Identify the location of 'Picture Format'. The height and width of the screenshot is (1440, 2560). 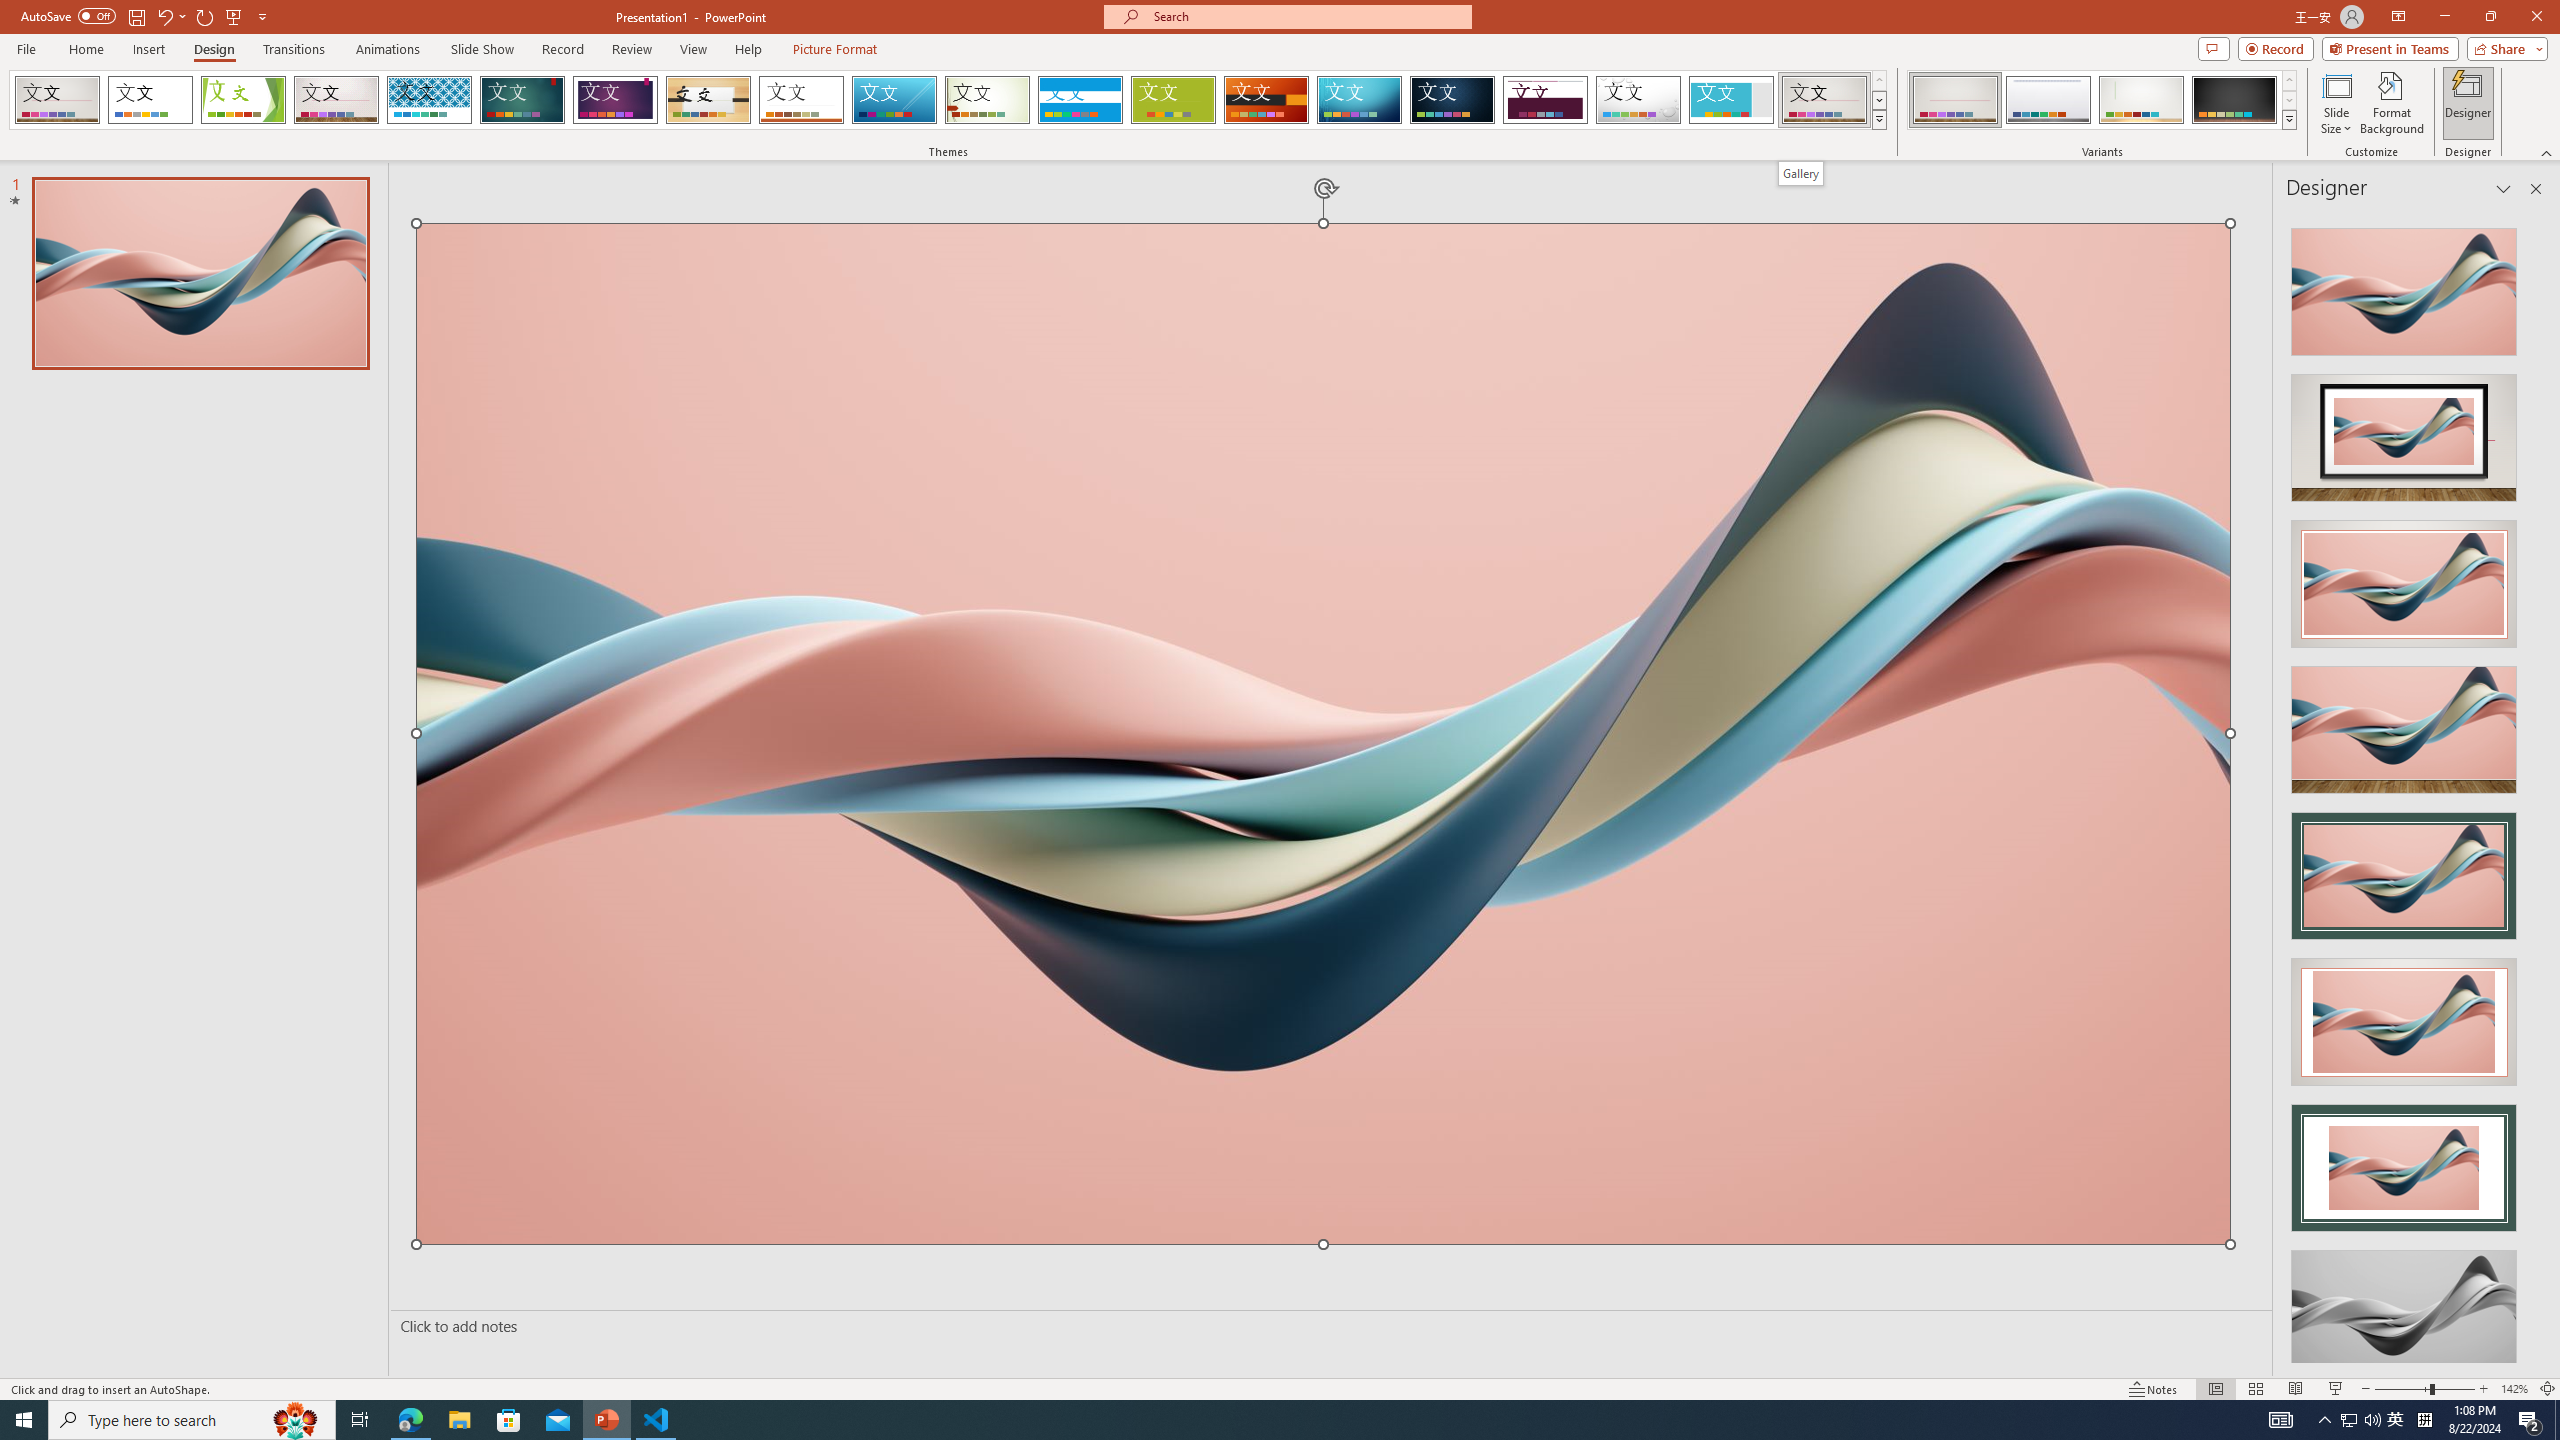
(835, 49).